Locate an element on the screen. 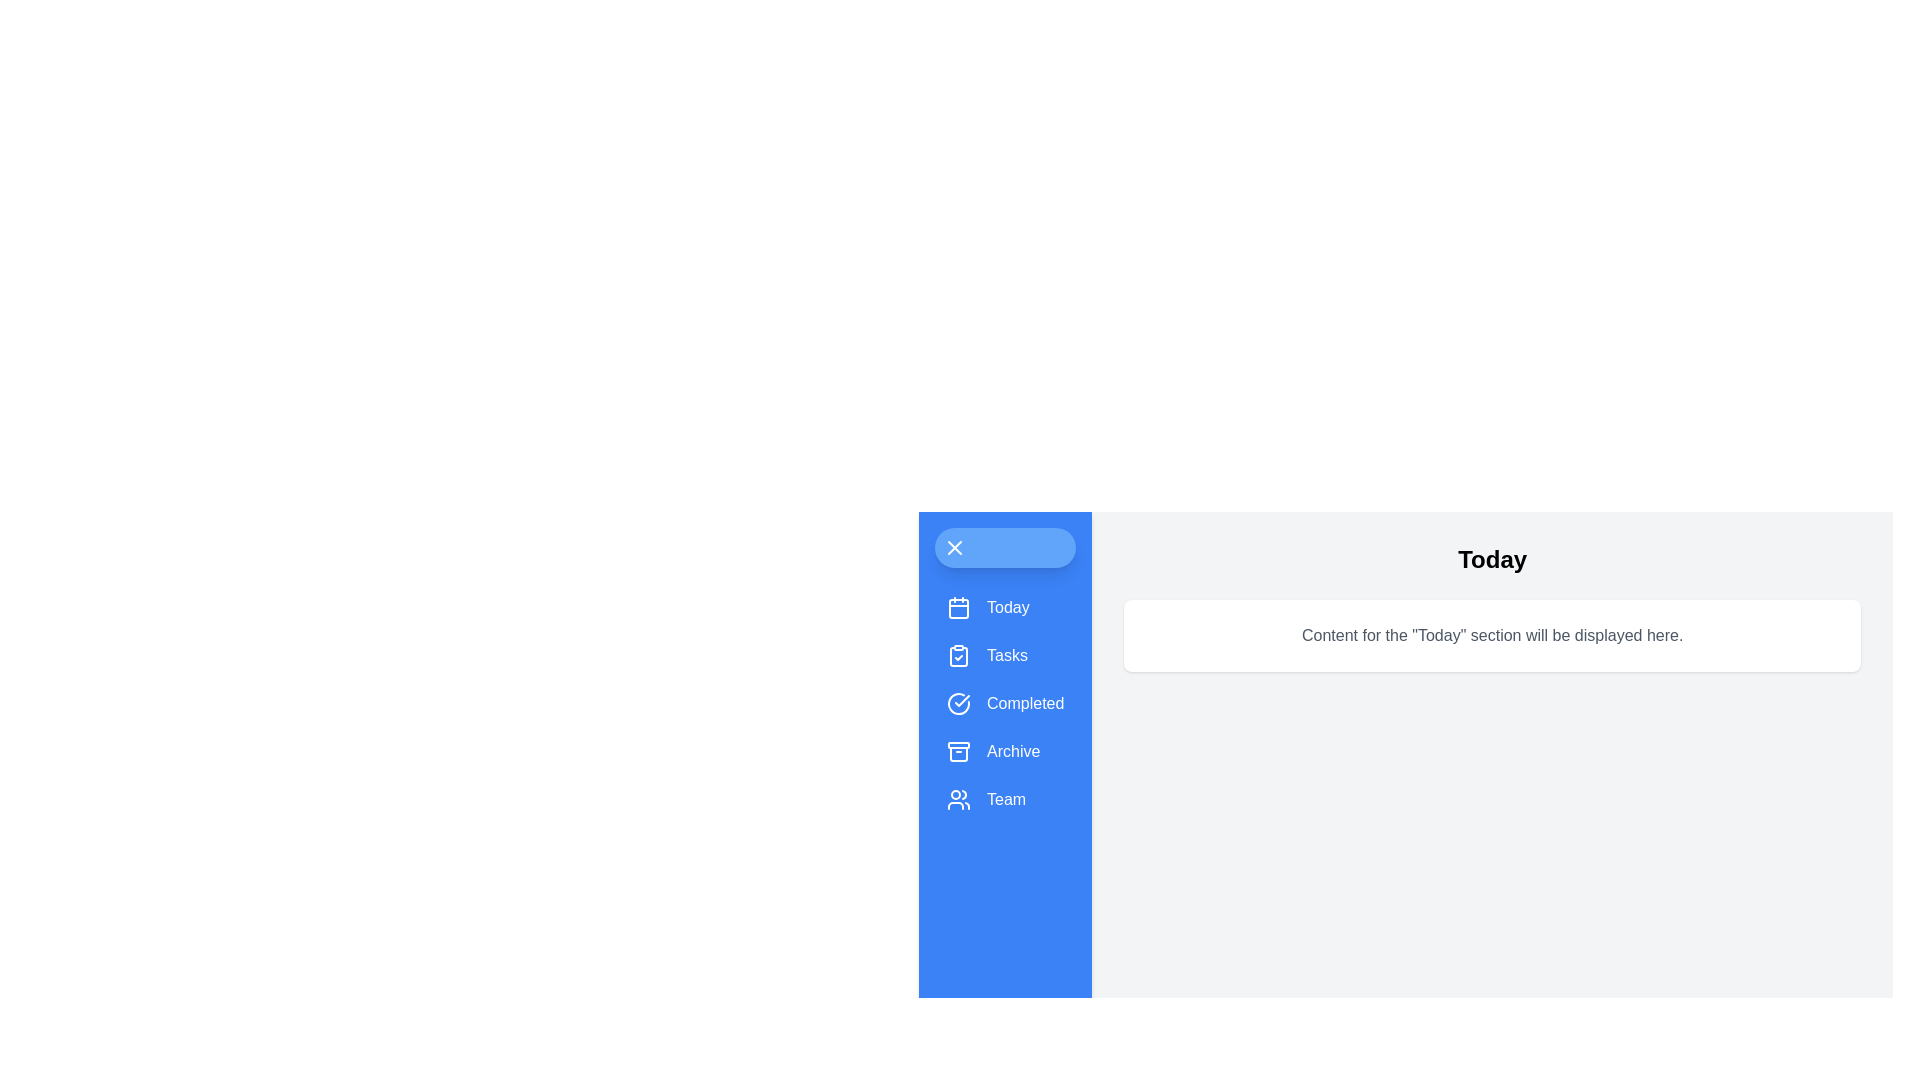 The width and height of the screenshot is (1920, 1080). the tab labeled Archive from the side menu is located at coordinates (1005, 752).